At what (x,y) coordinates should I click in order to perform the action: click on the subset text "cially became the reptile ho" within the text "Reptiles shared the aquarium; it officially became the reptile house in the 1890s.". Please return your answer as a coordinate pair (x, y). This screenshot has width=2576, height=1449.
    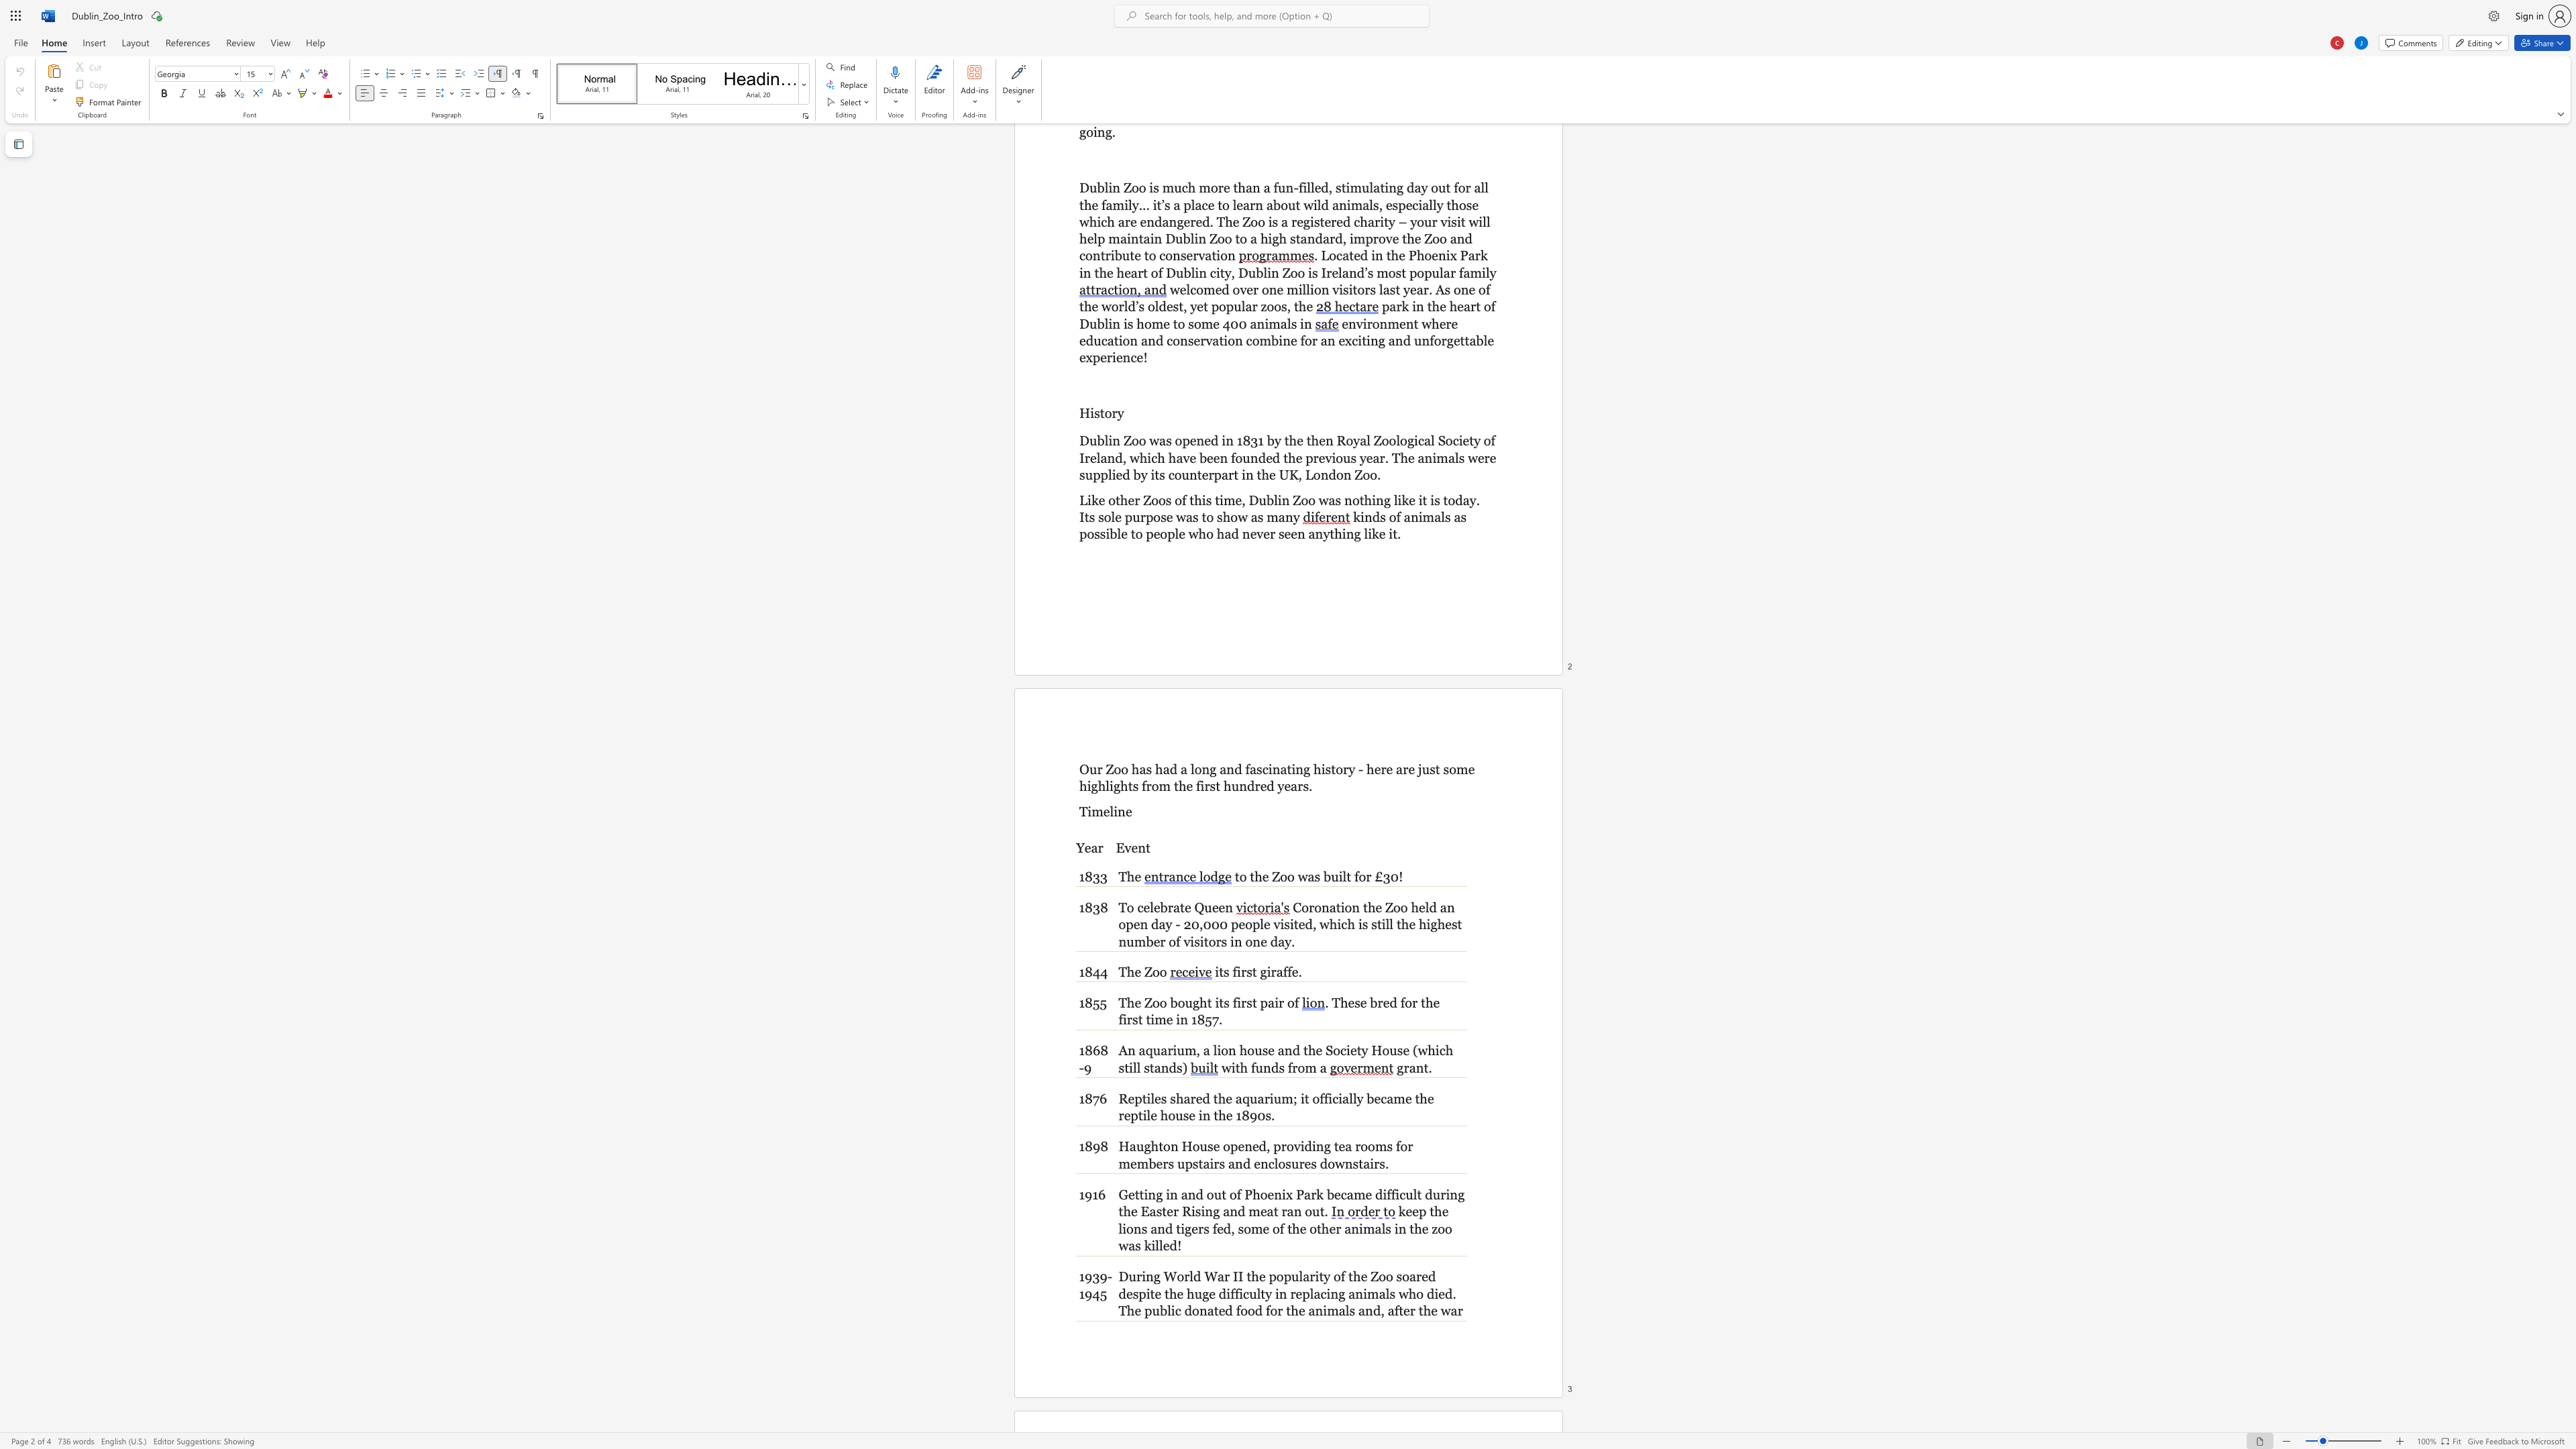
    Looking at the image, I should click on (1332, 1097).